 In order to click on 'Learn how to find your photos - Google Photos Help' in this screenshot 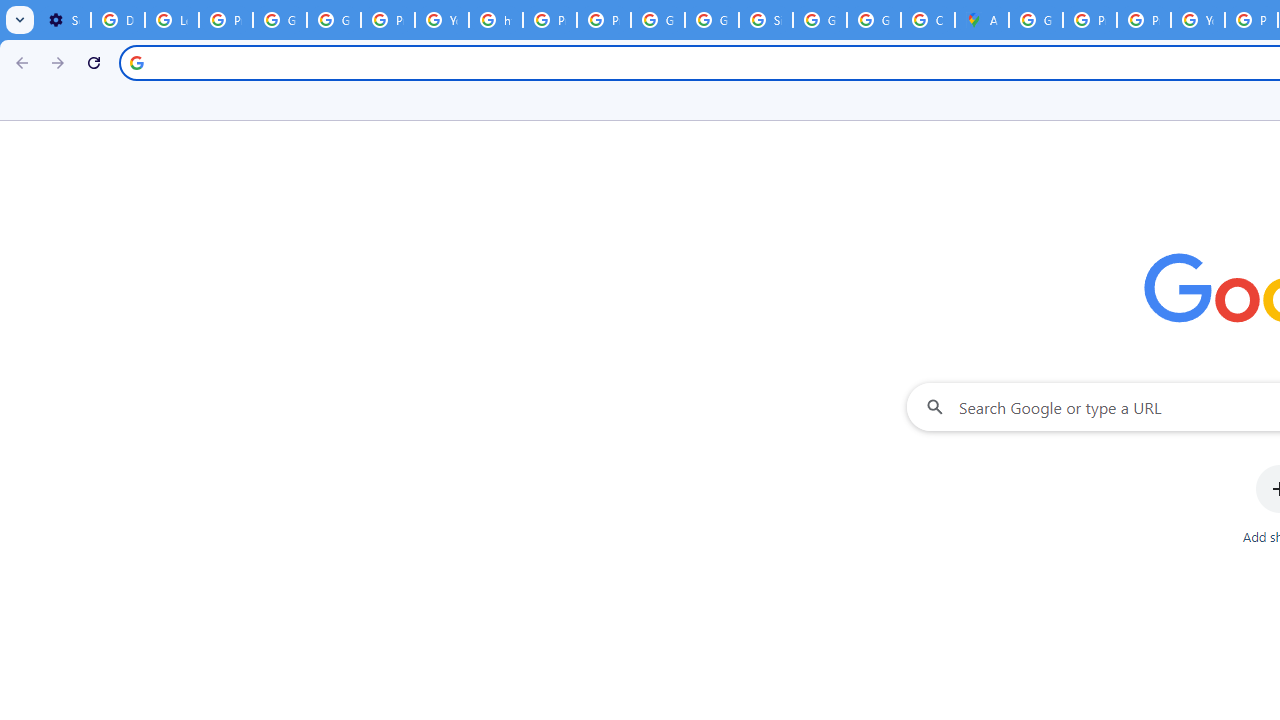, I will do `click(171, 20)`.